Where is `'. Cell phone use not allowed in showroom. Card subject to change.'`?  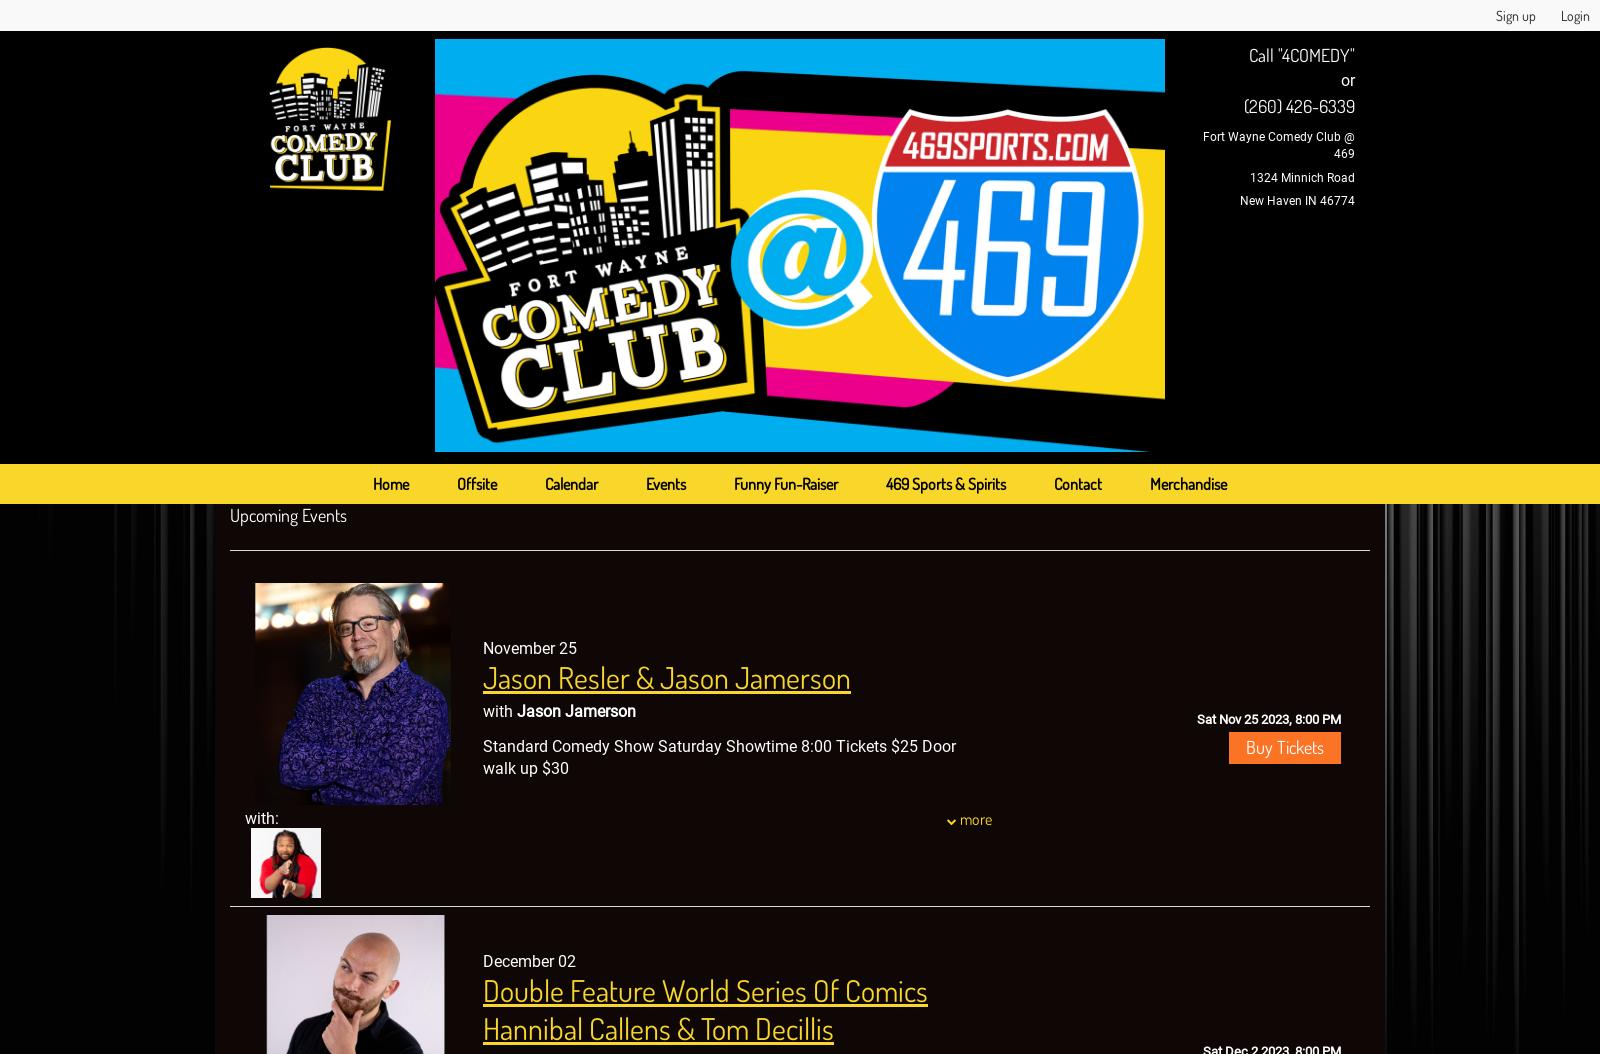
'. Cell phone use not allowed in showroom. Card subject to change.' is located at coordinates (714, 955).